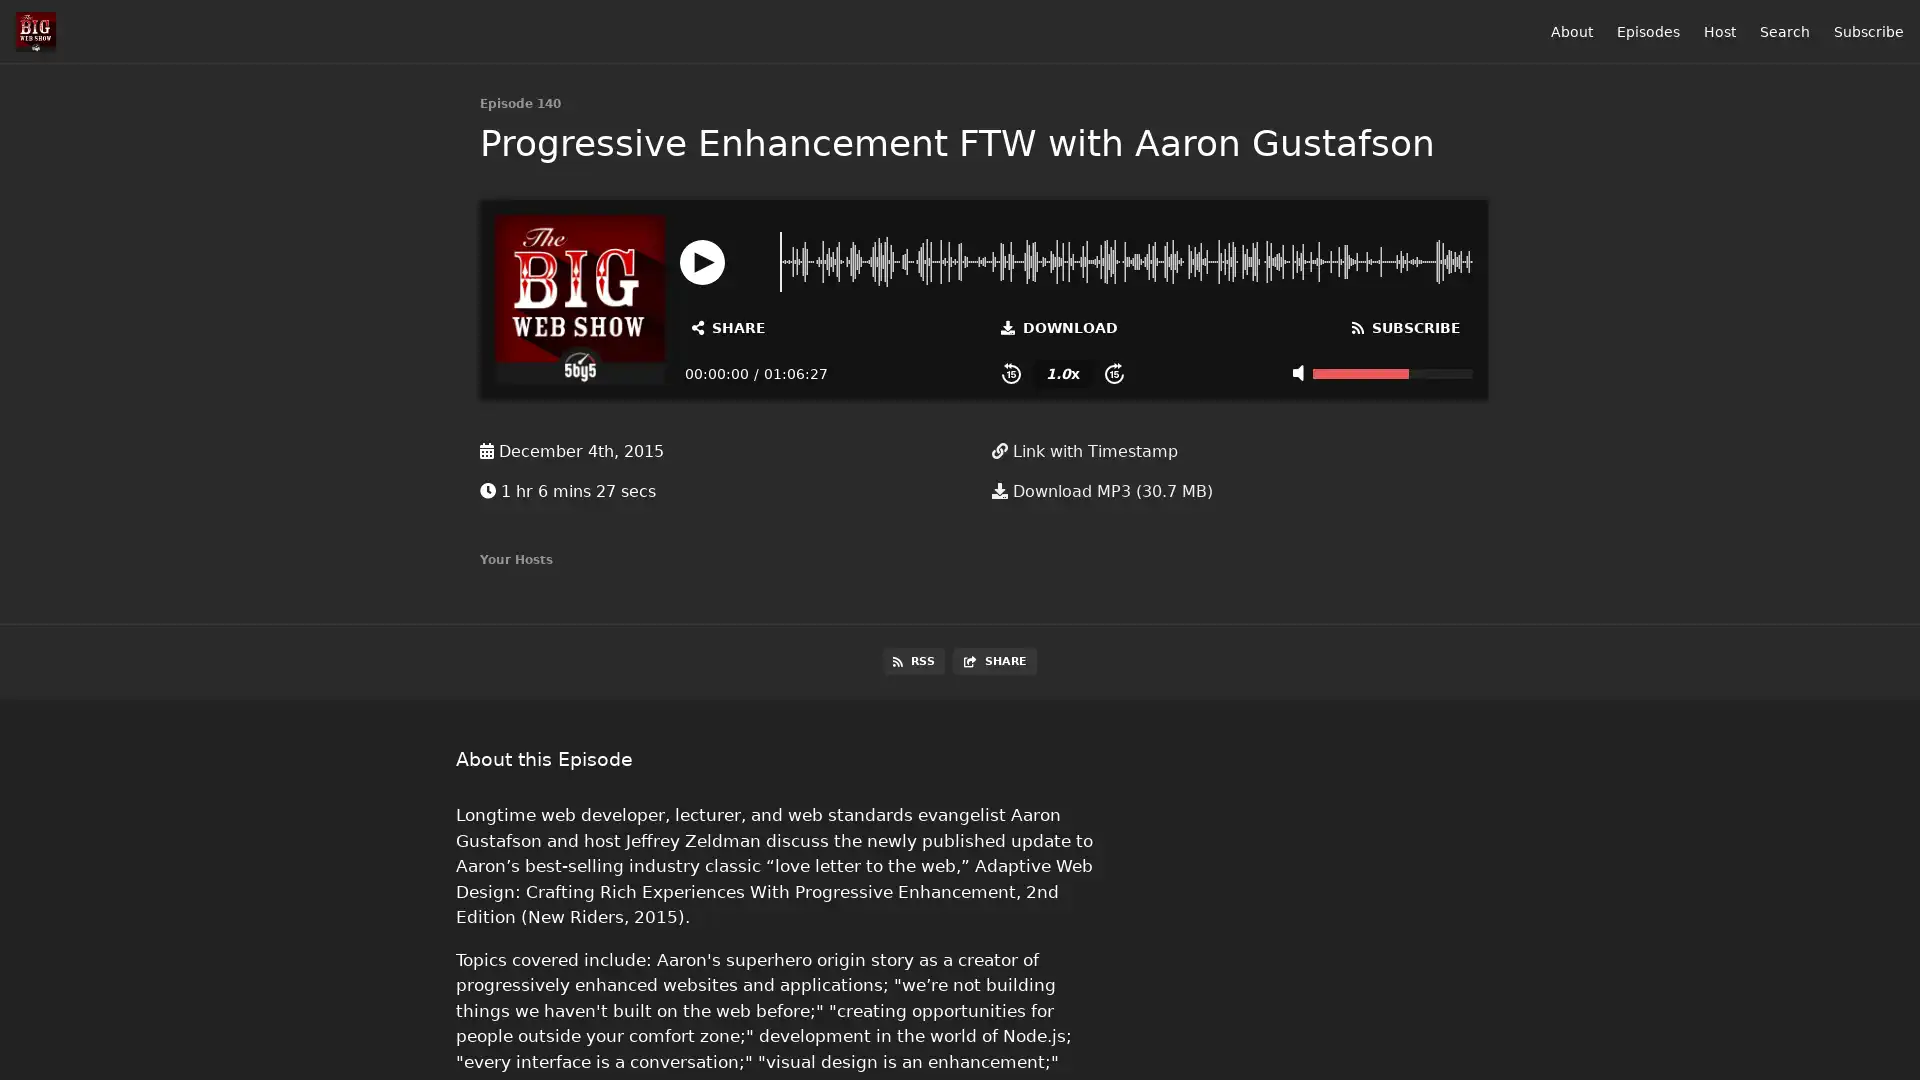 This screenshot has height=1080, width=1920. I want to click on Play or Pause, so click(702, 260).